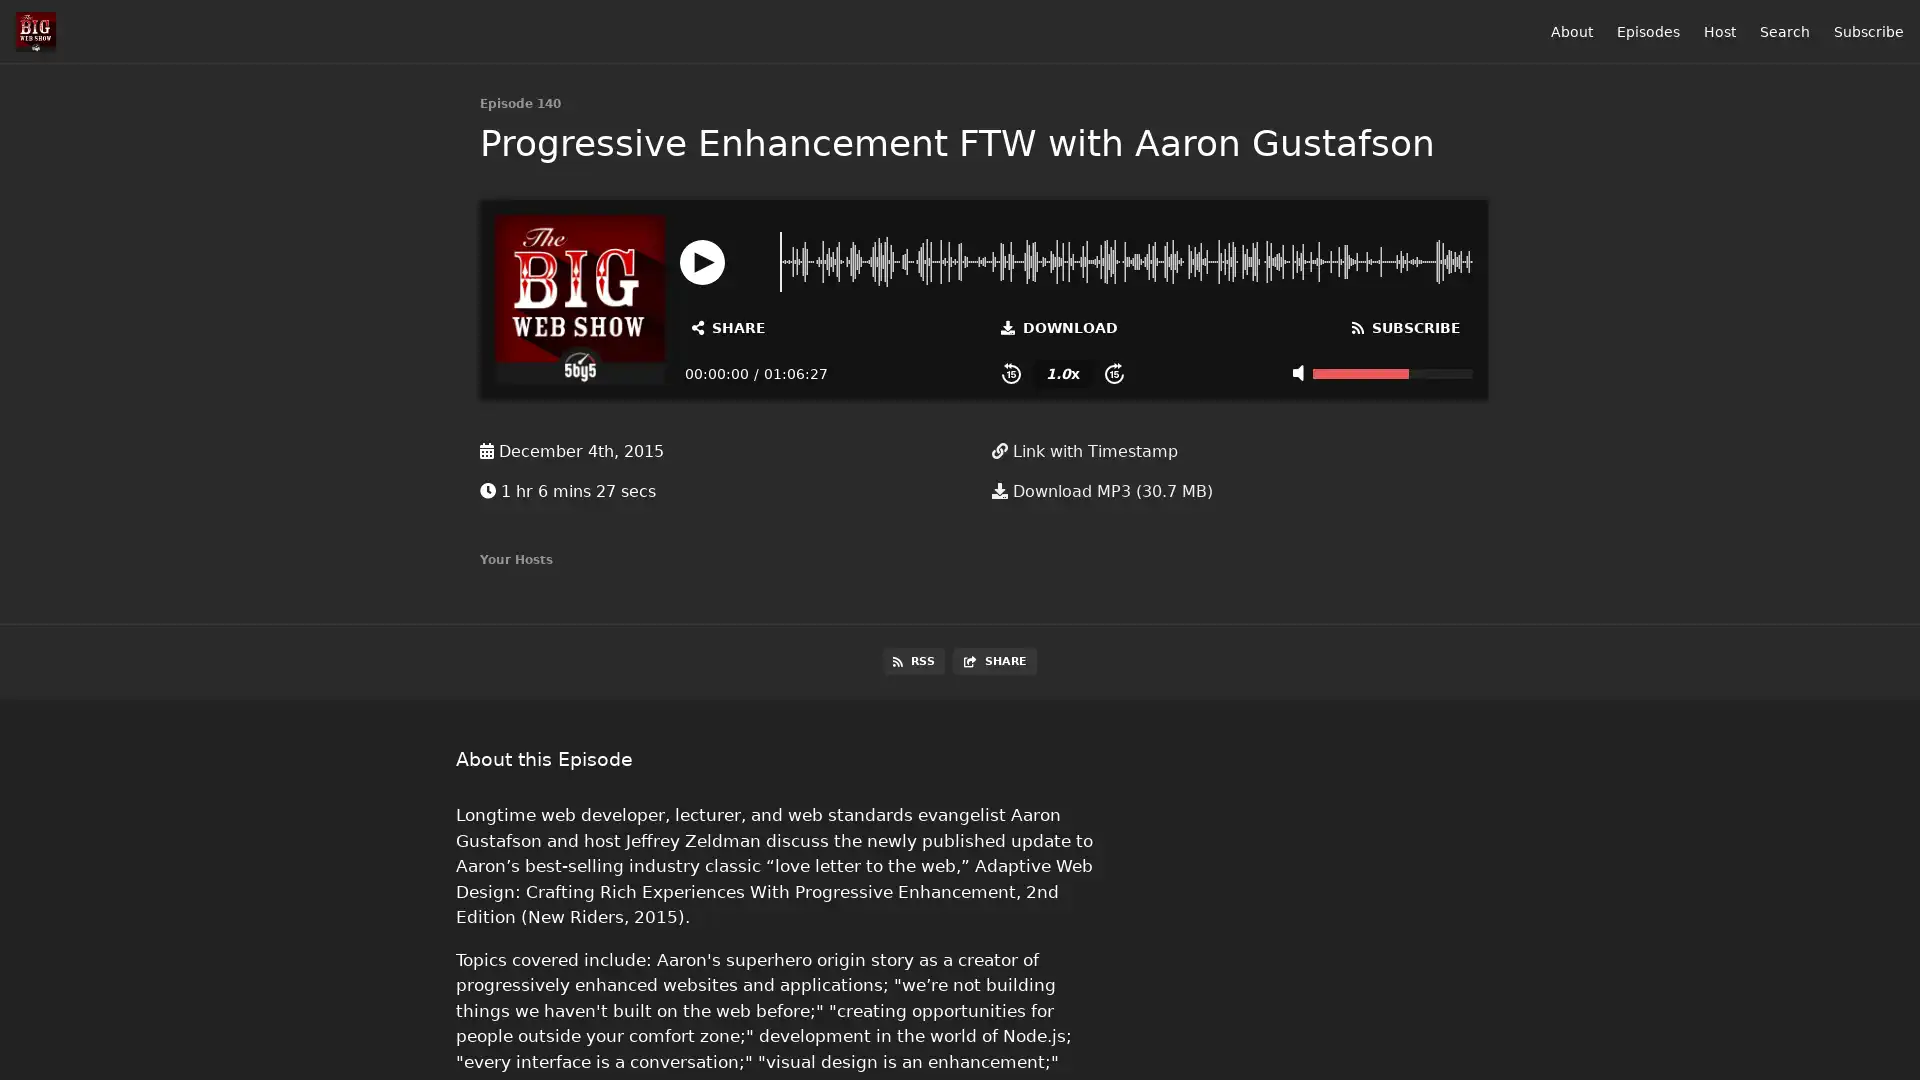 This screenshot has height=1080, width=1920. I want to click on Play or Pause, so click(702, 260).